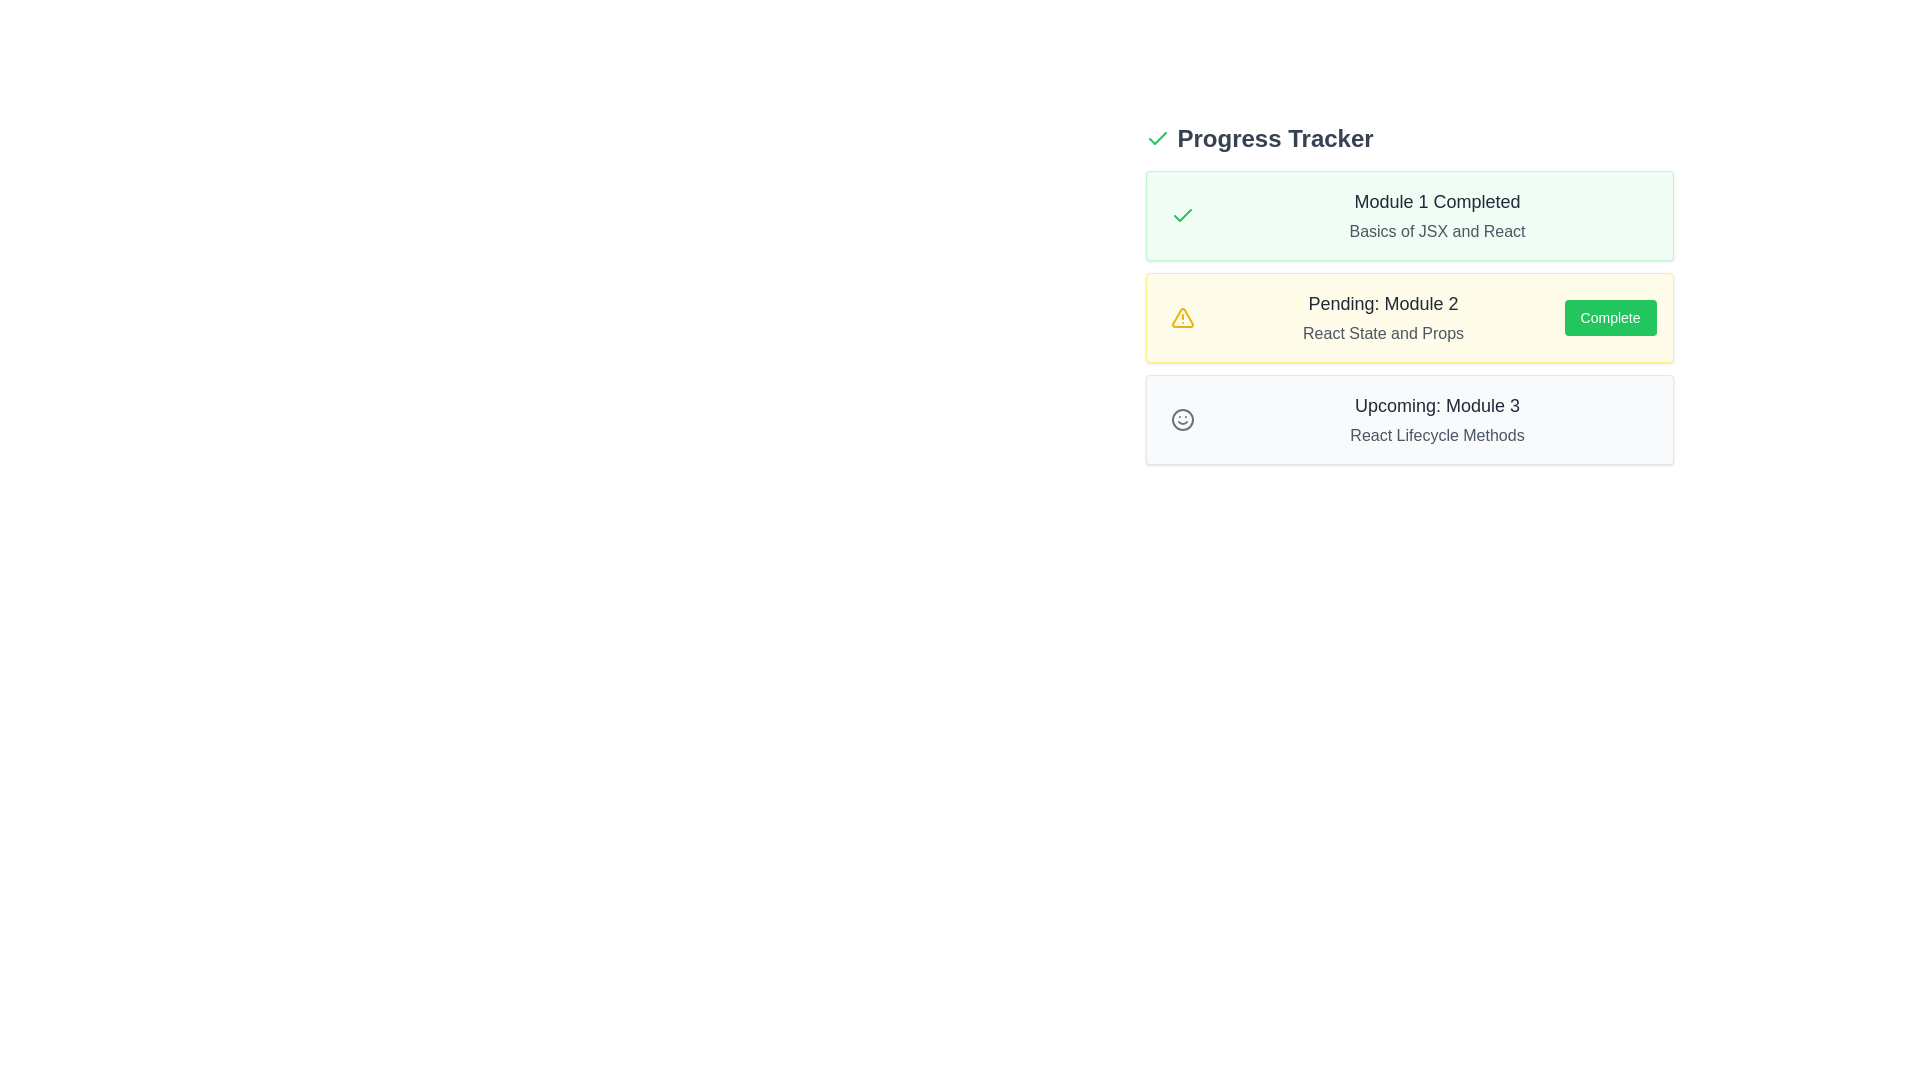 The height and width of the screenshot is (1080, 1920). I want to click on the text block displaying 'Module 1 Completed' and 'Basics of JSX and React' in the Progress Tracker interface, located directly under the checkmark icon, so click(1436, 216).